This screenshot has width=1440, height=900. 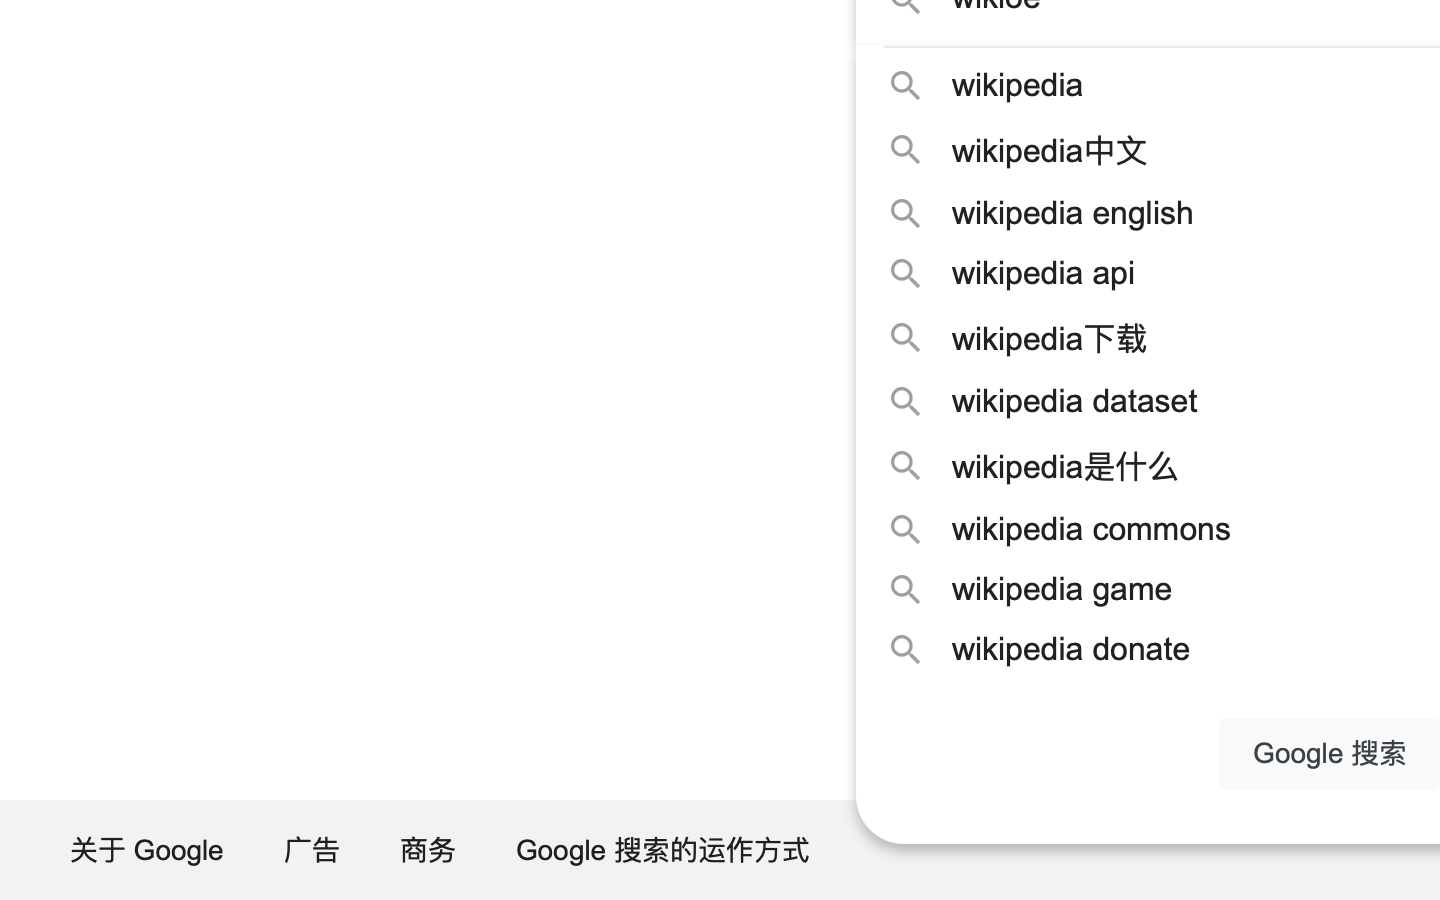 I want to click on '广告', so click(x=313, y=849).